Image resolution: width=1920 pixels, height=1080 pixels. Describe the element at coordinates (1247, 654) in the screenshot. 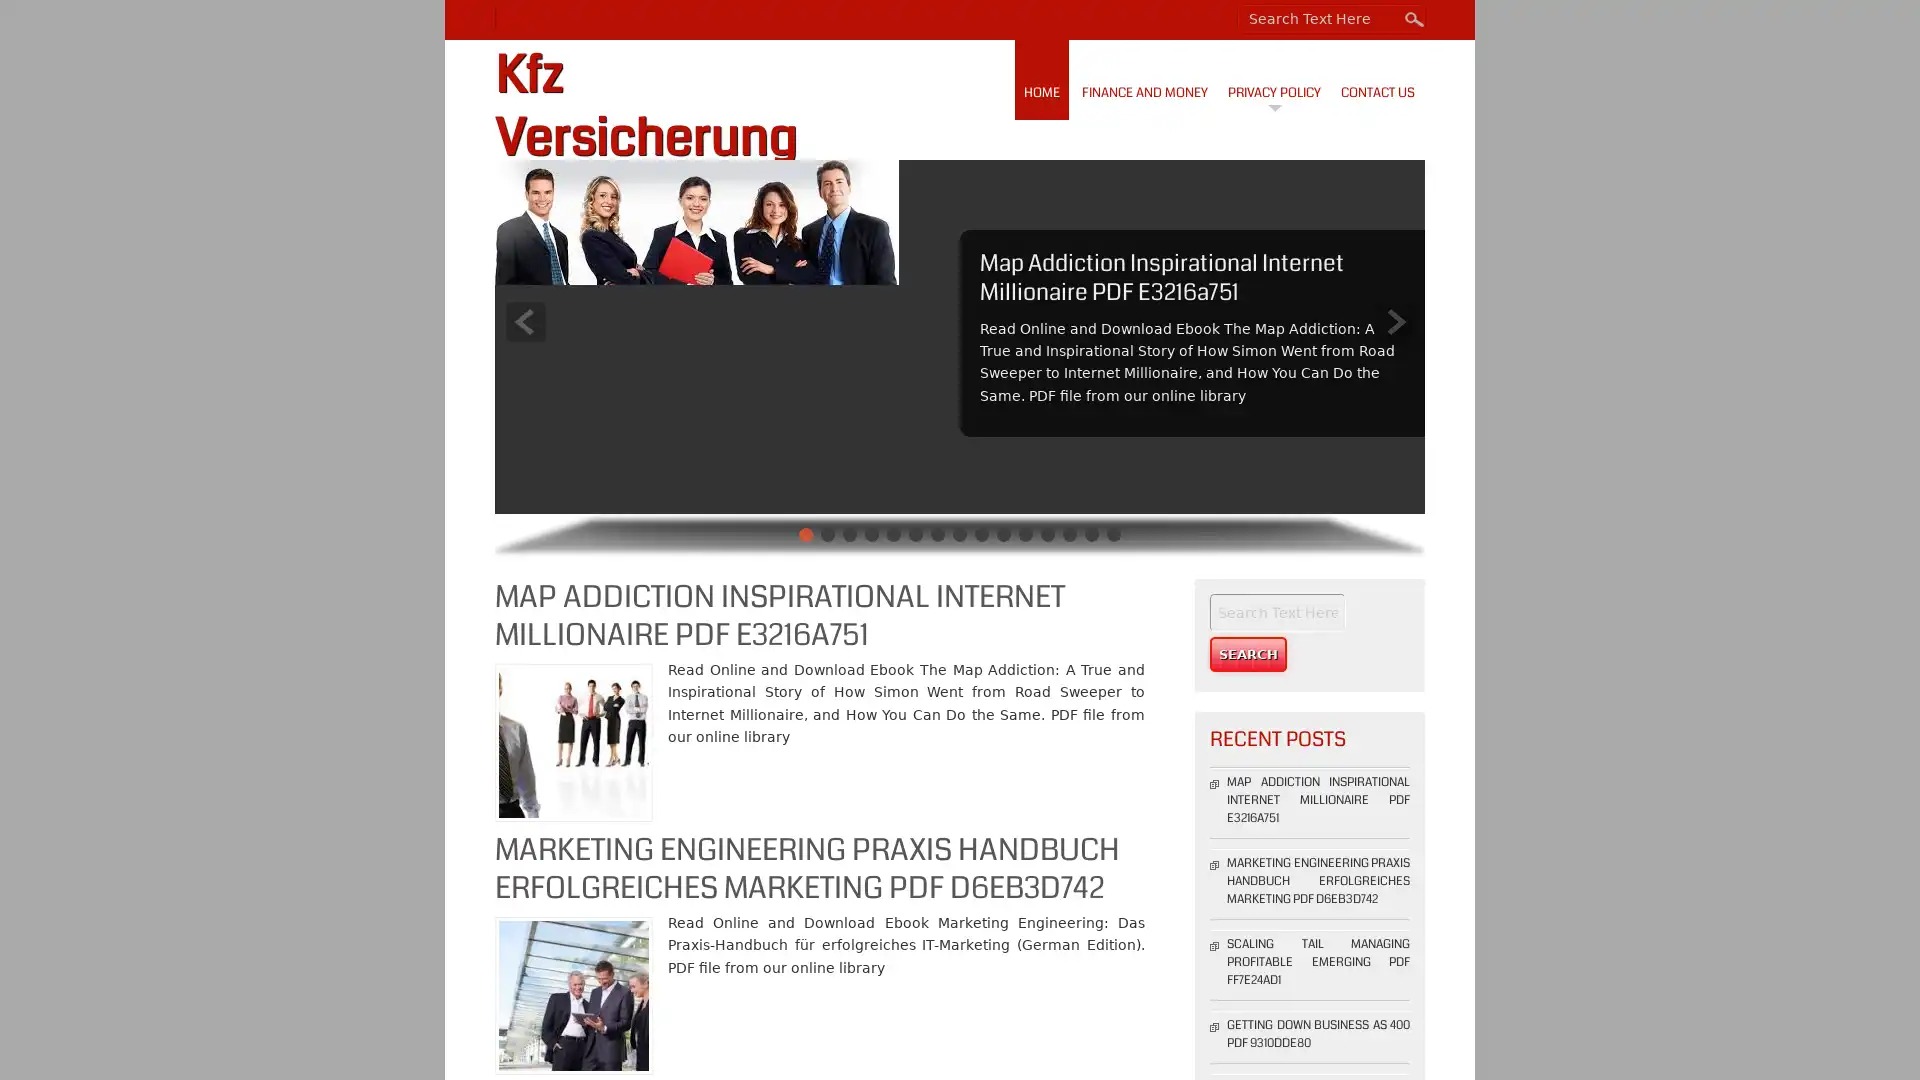

I see `Search` at that location.